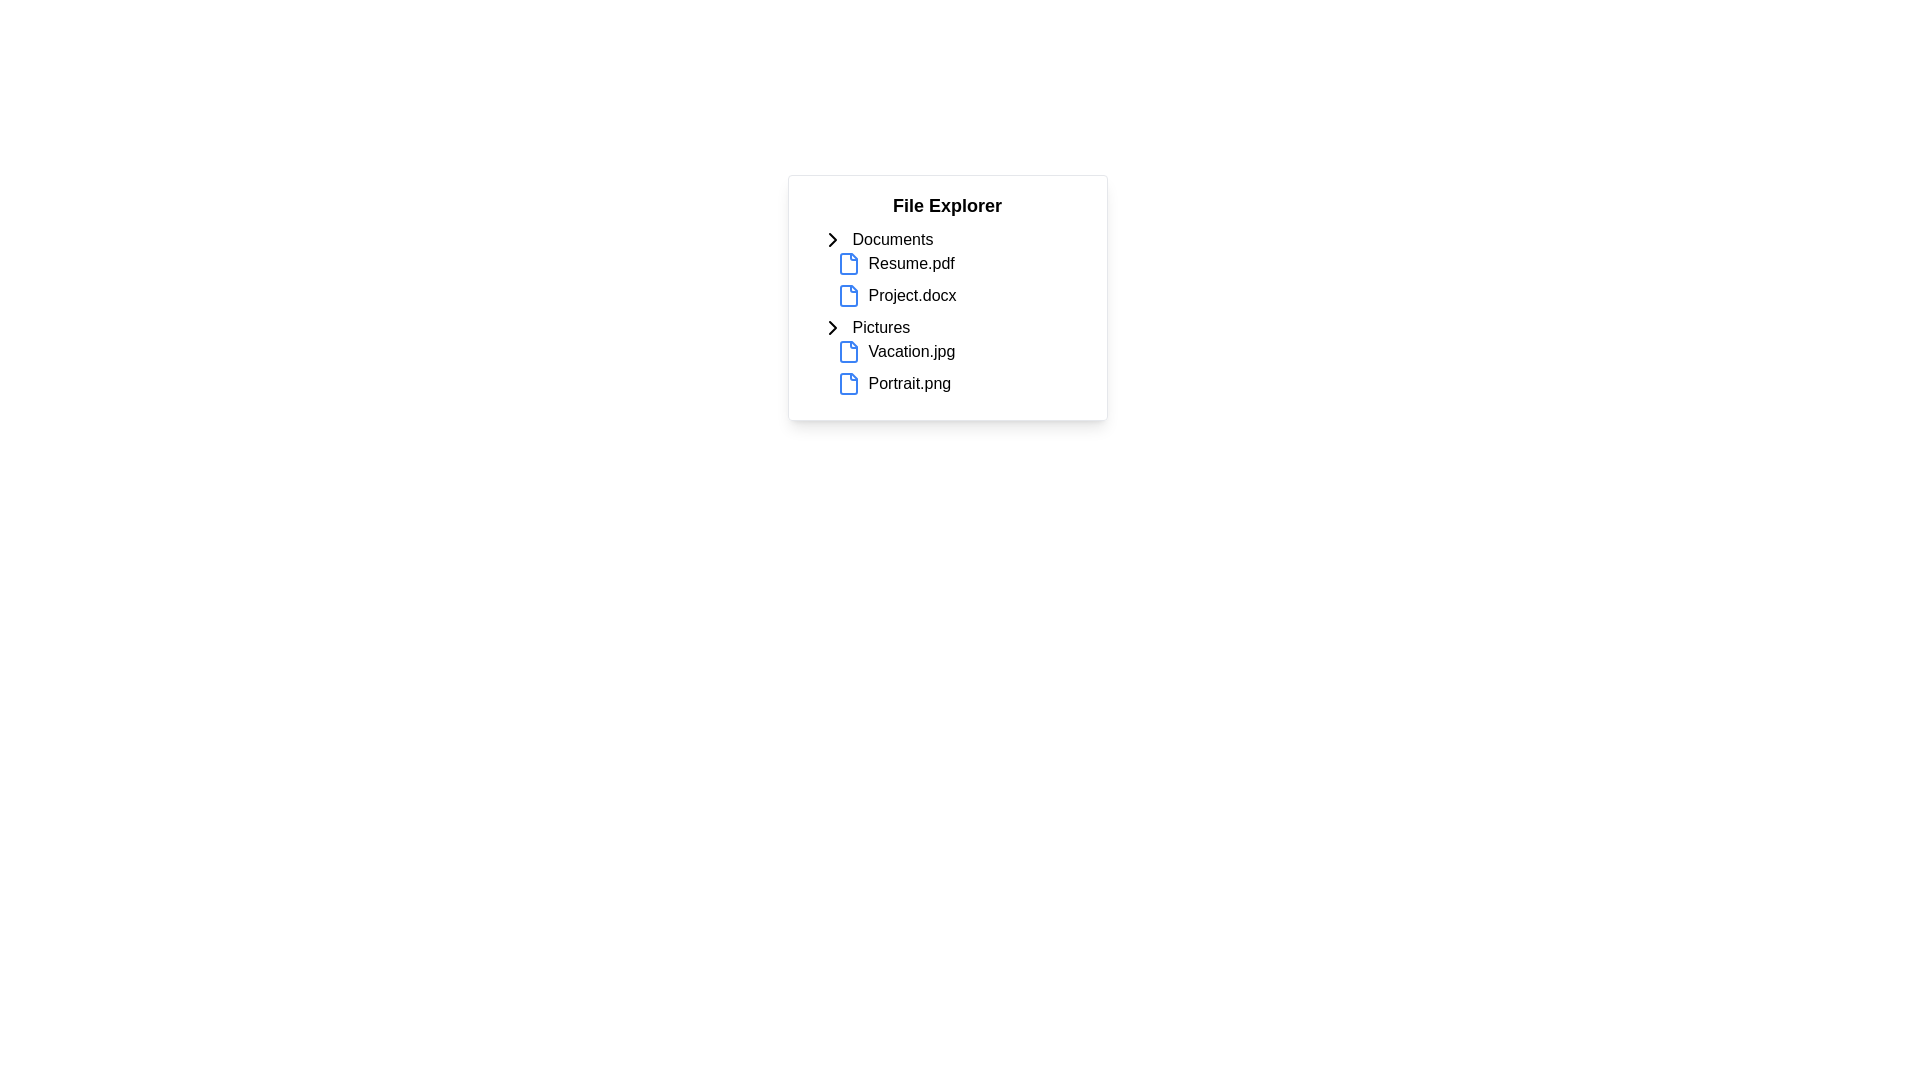 This screenshot has height=1080, width=1920. I want to click on the right-chevron icon, so click(832, 326).